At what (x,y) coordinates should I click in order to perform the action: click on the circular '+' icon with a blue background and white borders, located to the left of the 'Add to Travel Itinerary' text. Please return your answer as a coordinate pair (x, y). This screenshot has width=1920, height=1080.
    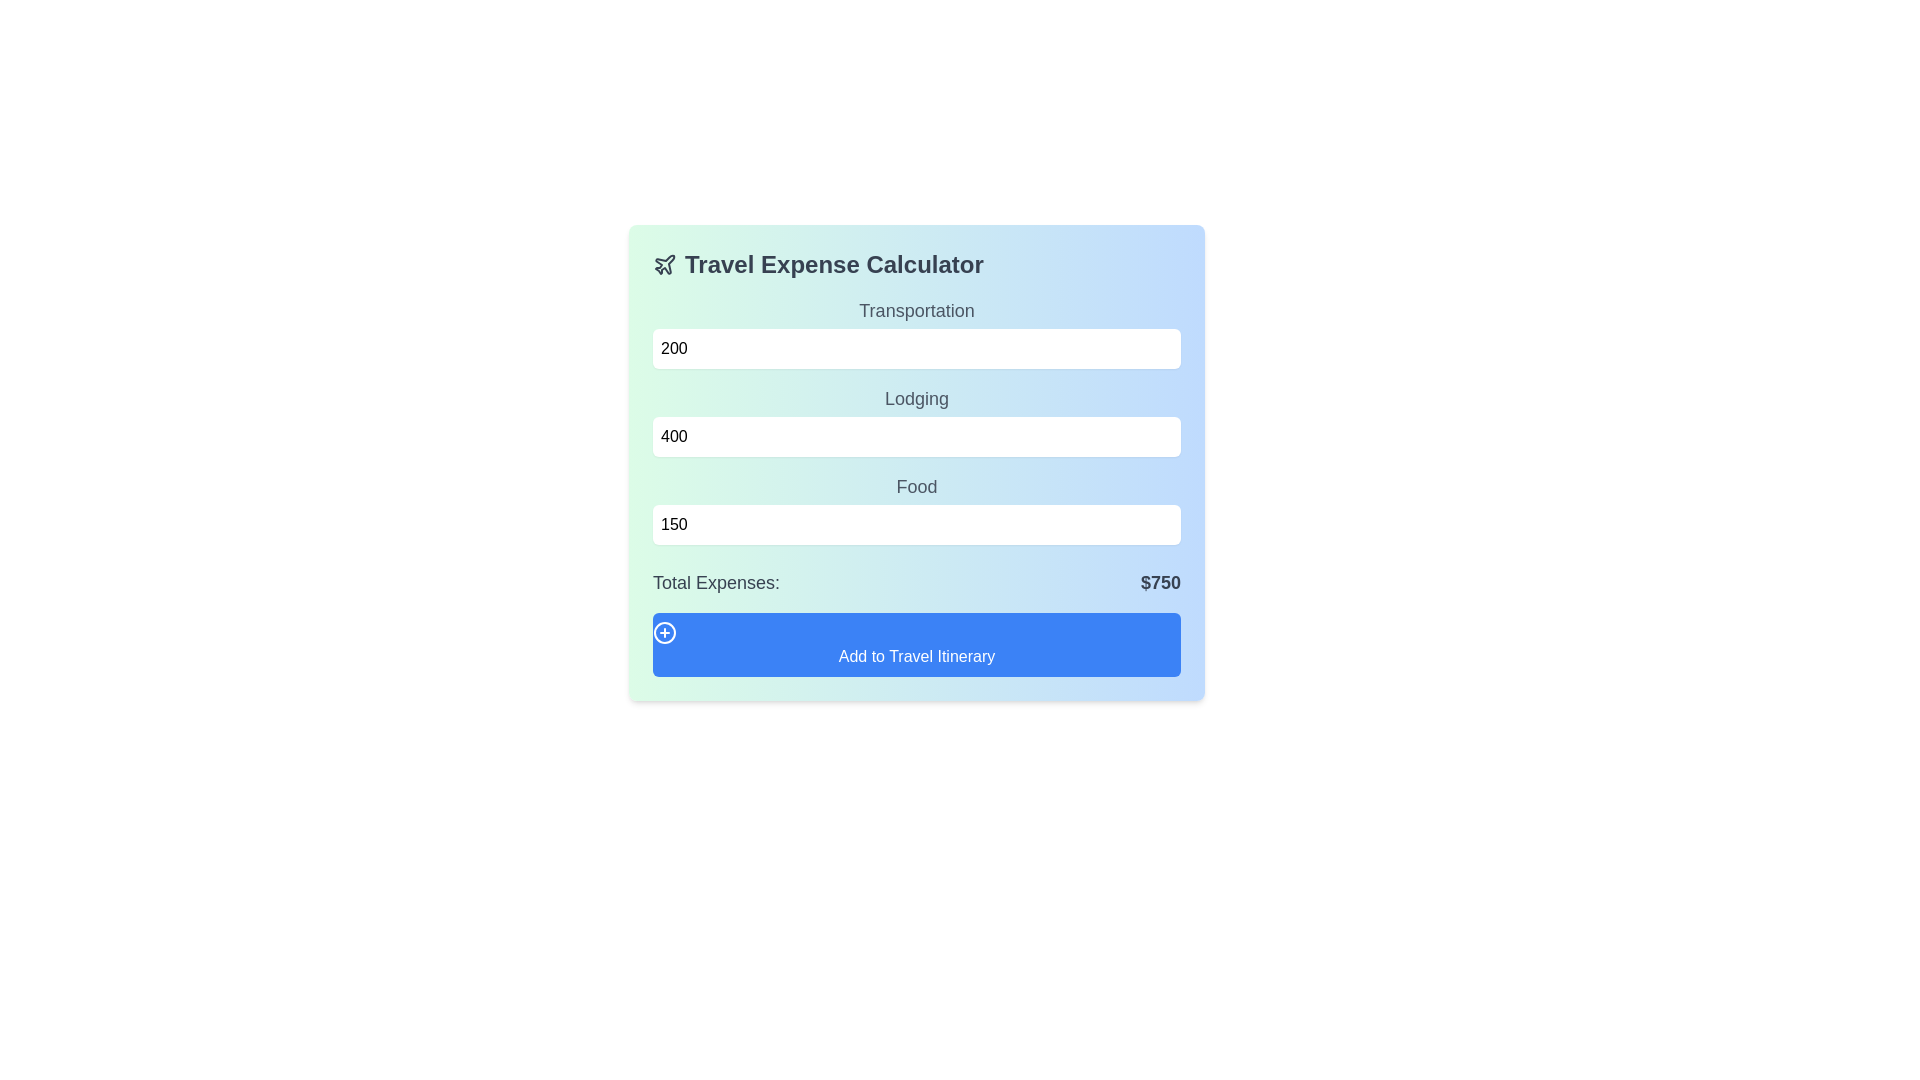
    Looking at the image, I should click on (665, 632).